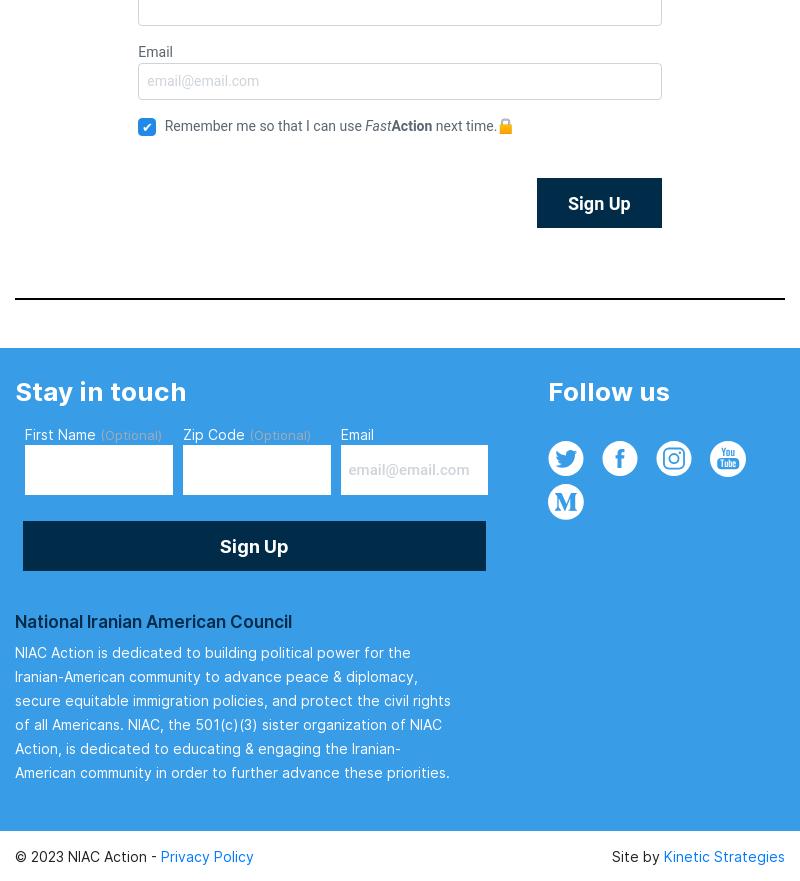  Describe the element at coordinates (100, 390) in the screenshot. I see `'Stay in touch'` at that location.